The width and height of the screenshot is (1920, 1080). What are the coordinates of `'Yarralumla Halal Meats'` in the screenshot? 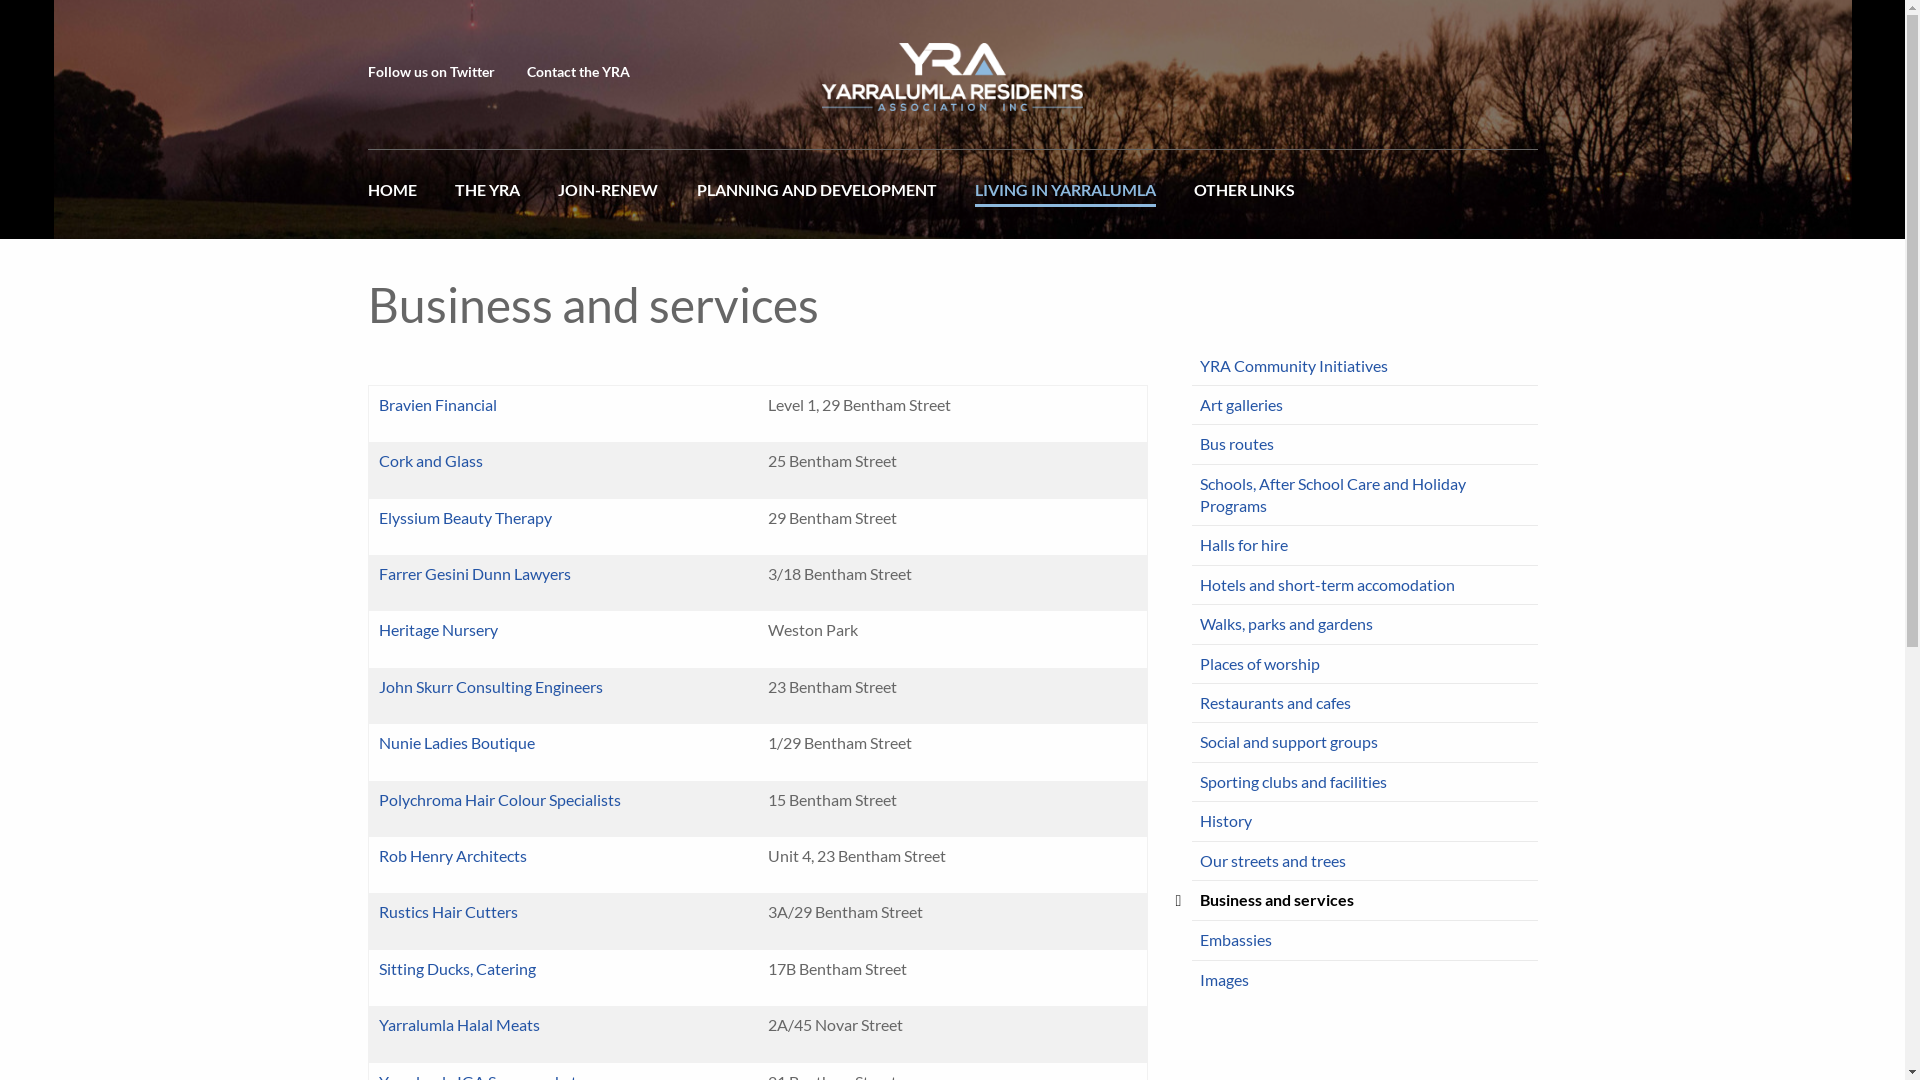 It's located at (457, 1024).